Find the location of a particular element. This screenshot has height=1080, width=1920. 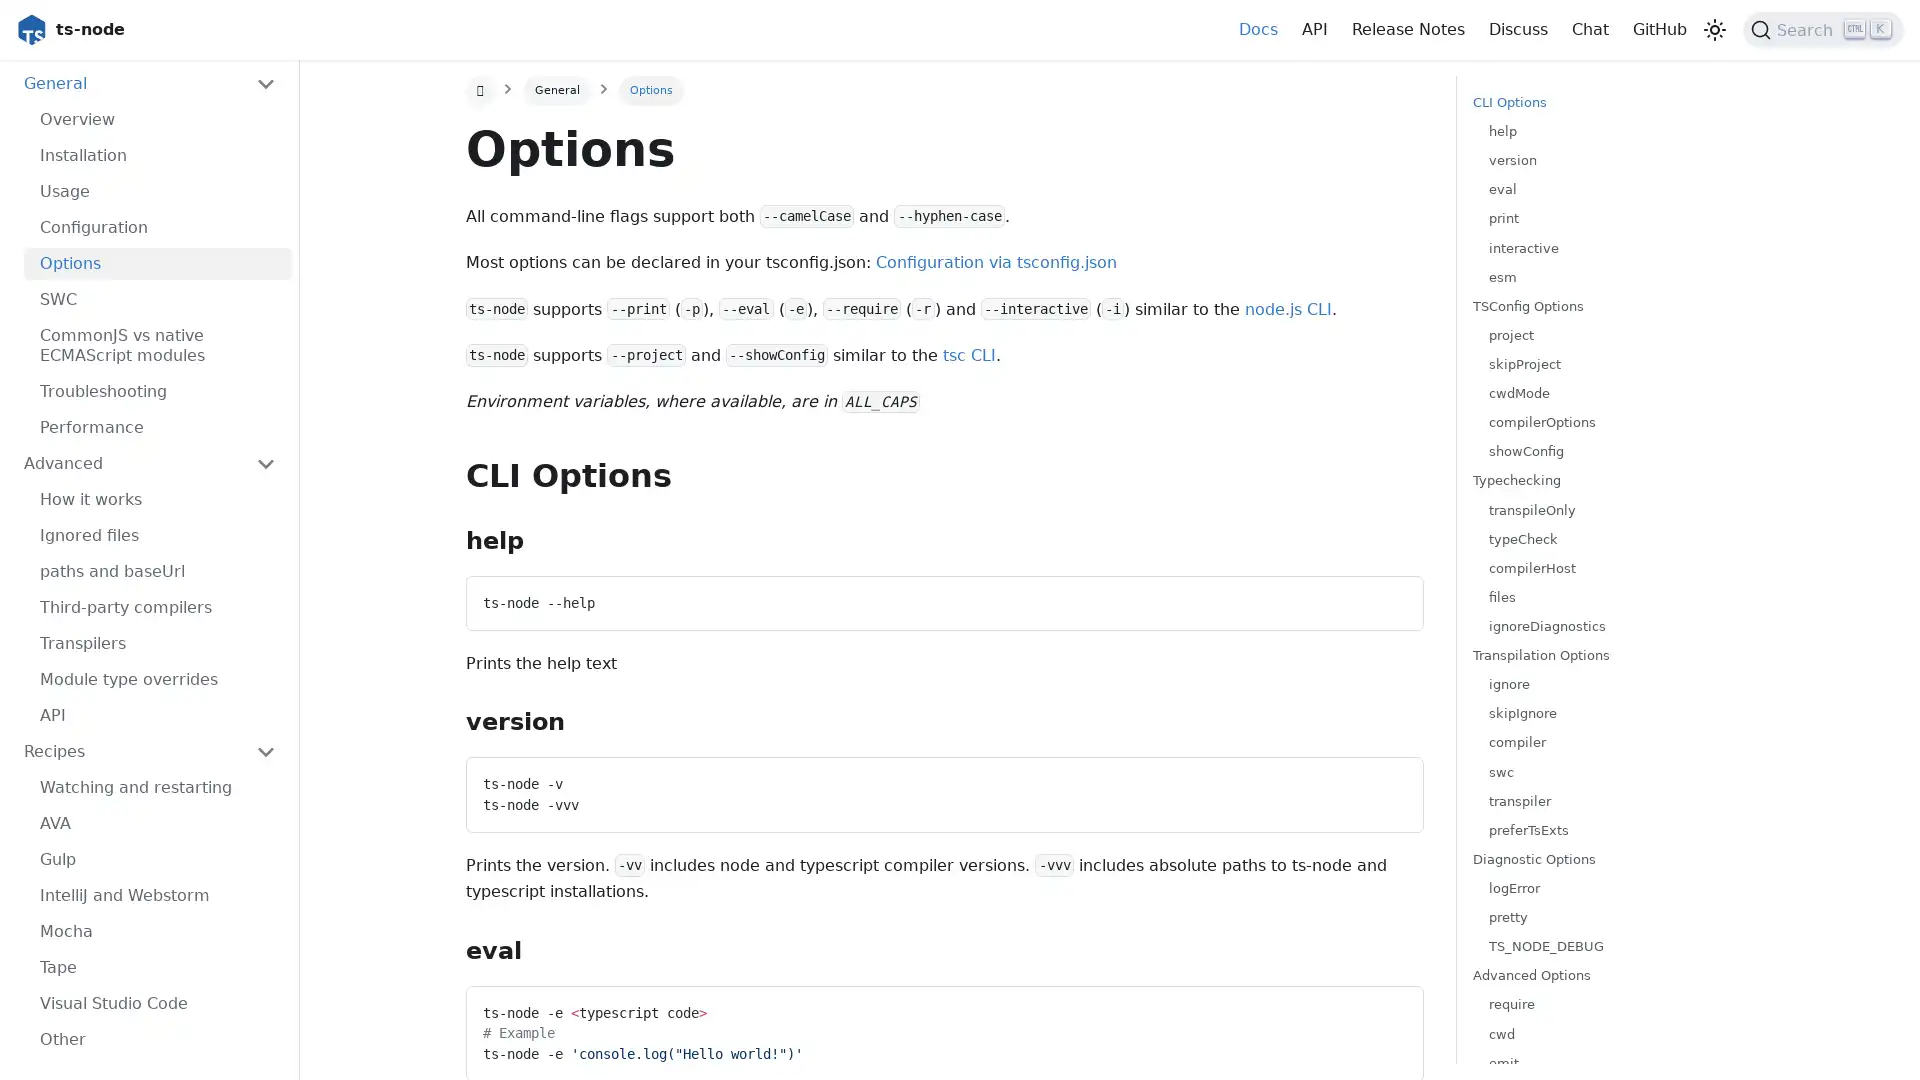

Copy code to clipboard is located at coordinates (1389, 1007).